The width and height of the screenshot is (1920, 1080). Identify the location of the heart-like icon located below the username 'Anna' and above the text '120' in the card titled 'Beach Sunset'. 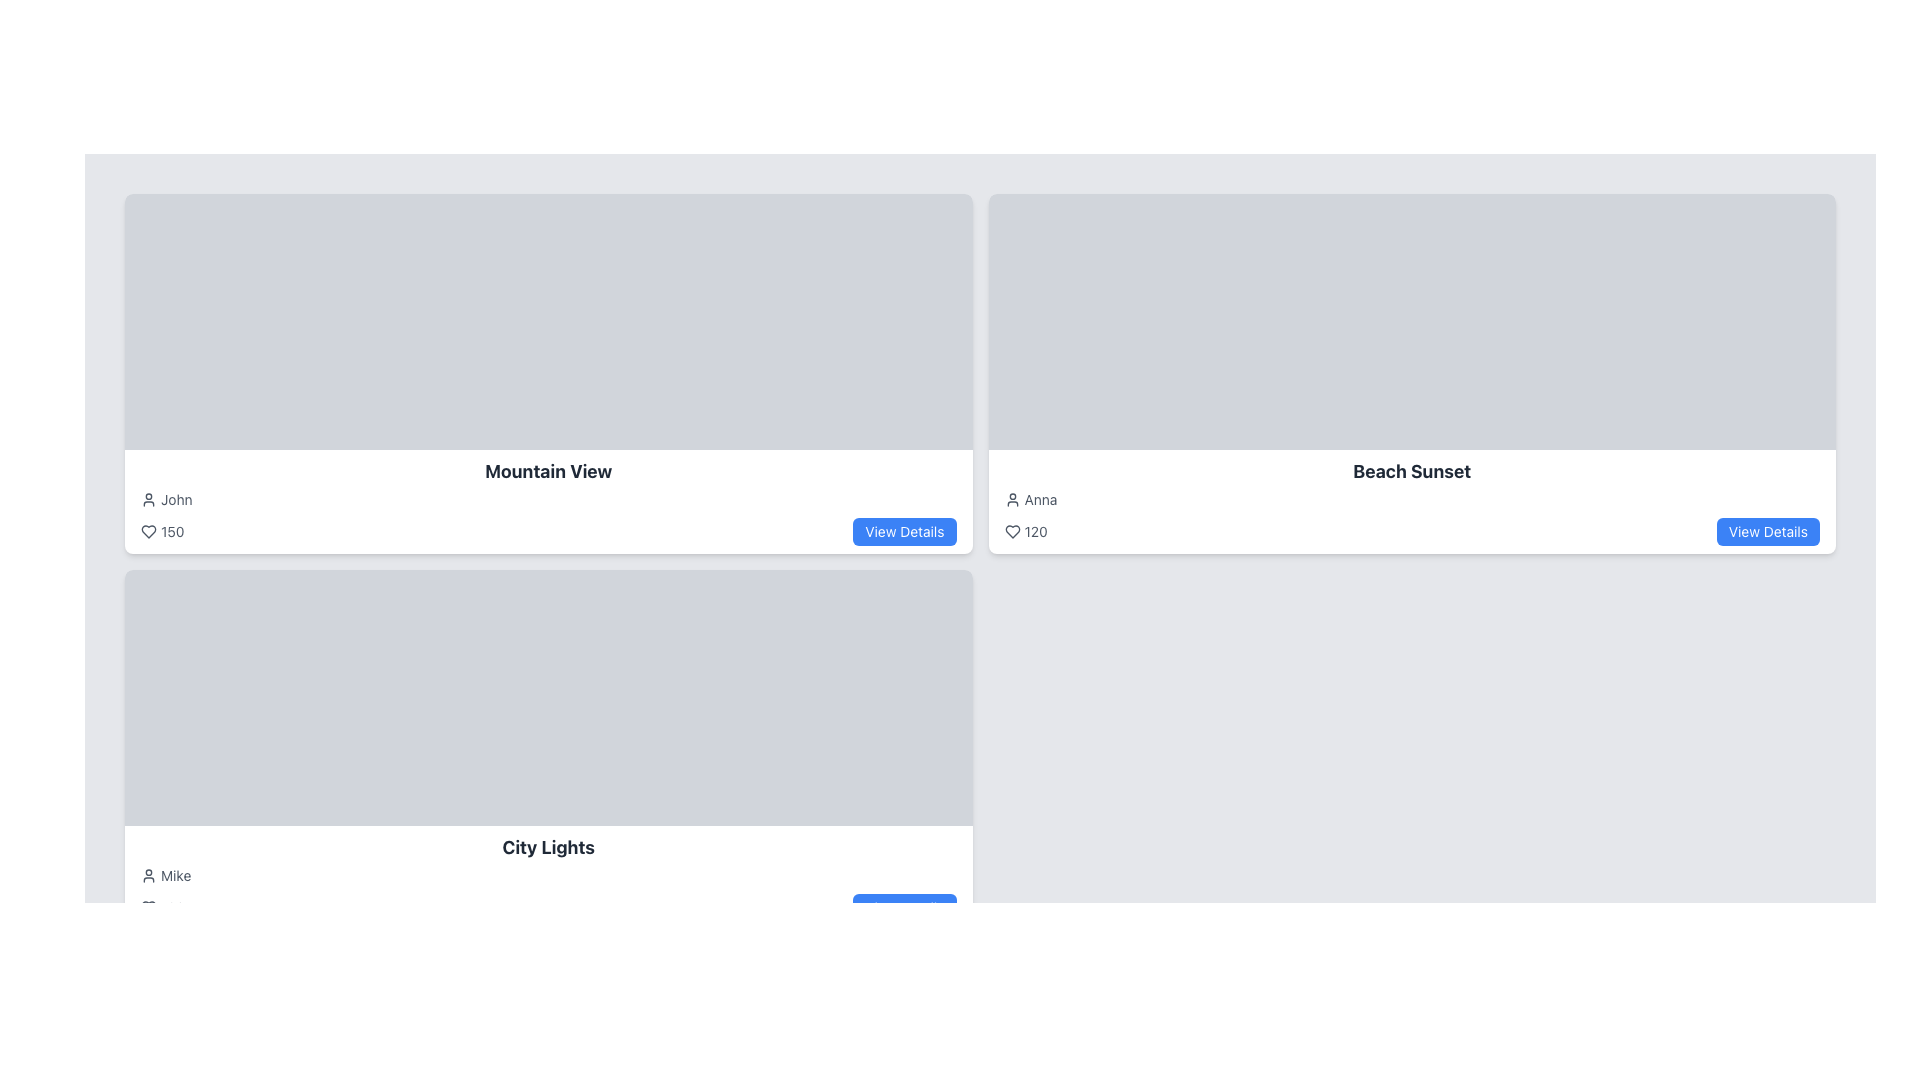
(1012, 531).